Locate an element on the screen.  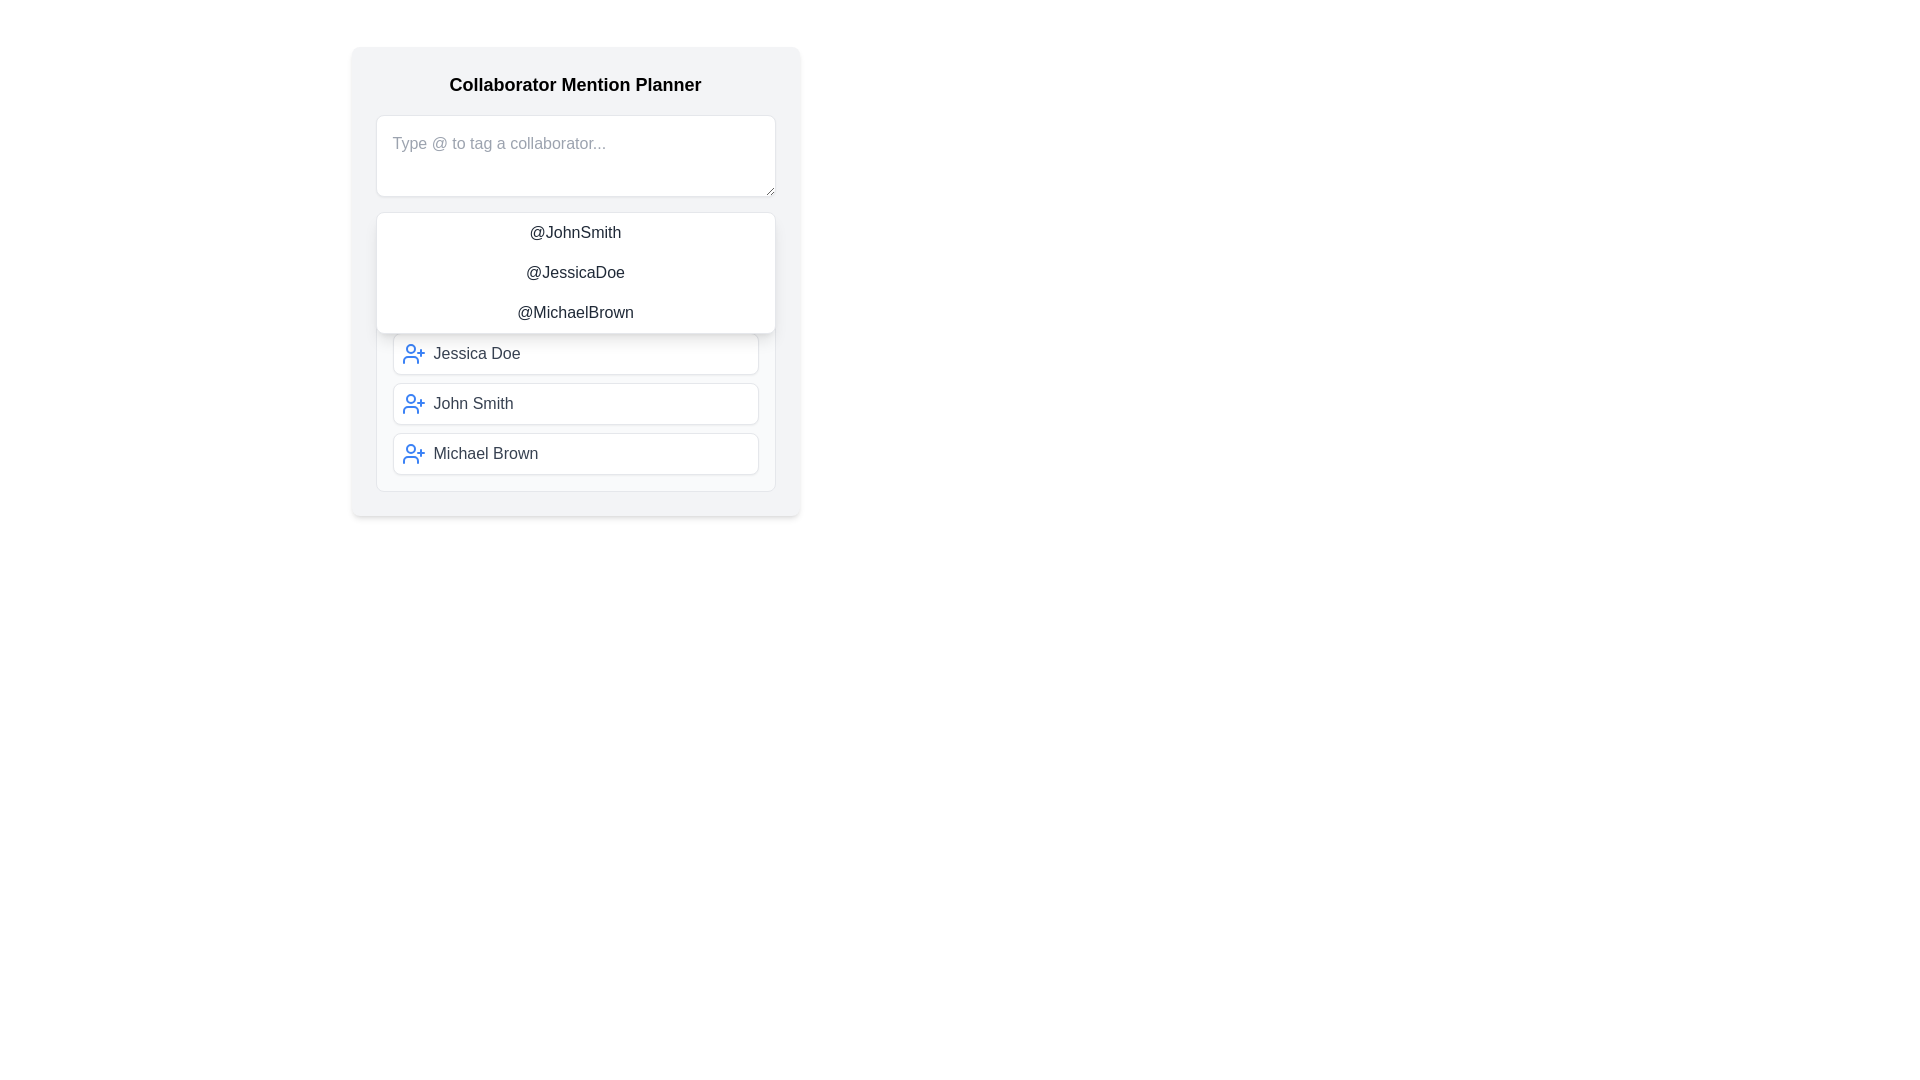
the list item labeled 'Michael Brown', which is the third item in a vertical list below the main input field is located at coordinates (574, 454).